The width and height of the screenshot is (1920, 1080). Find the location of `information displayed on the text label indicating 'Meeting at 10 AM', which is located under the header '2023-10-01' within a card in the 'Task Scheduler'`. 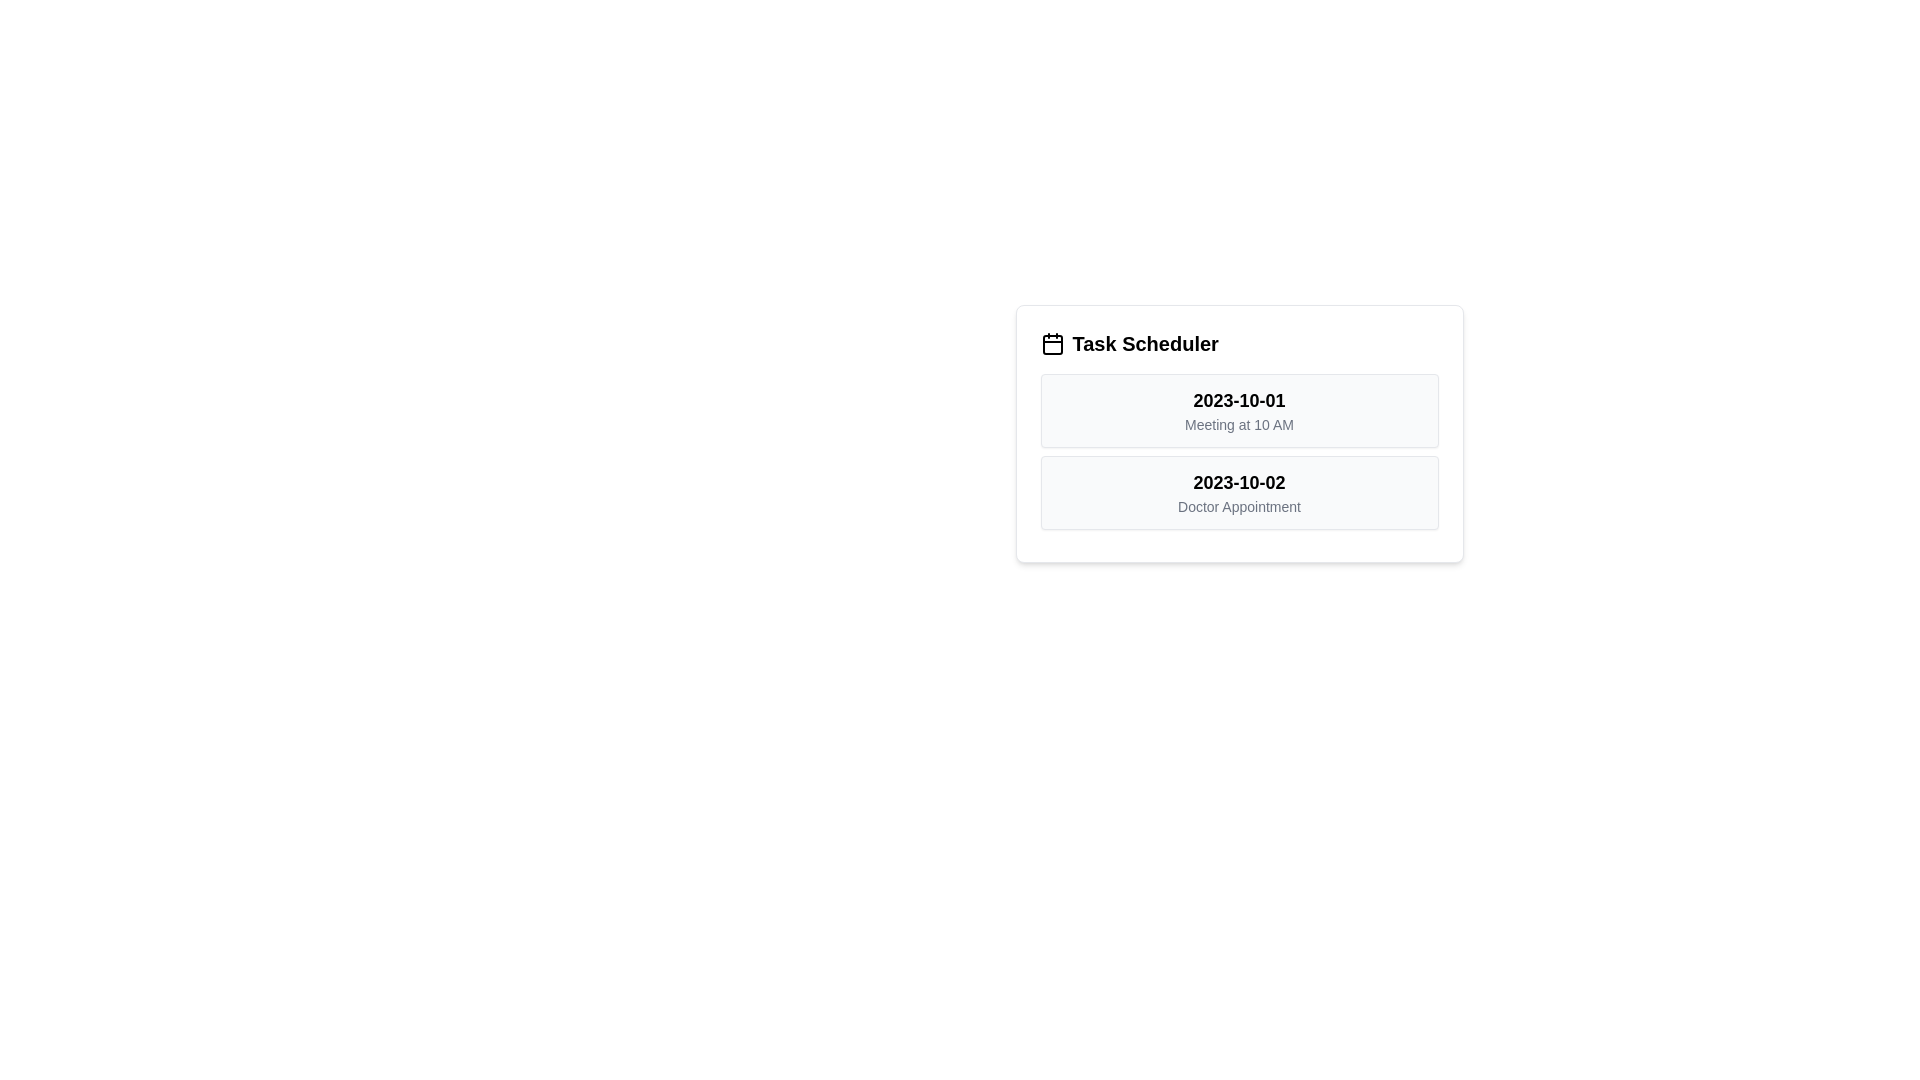

information displayed on the text label indicating 'Meeting at 10 AM', which is located under the header '2023-10-01' within a card in the 'Task Scheduler' is located at coordinates (1238, 423).